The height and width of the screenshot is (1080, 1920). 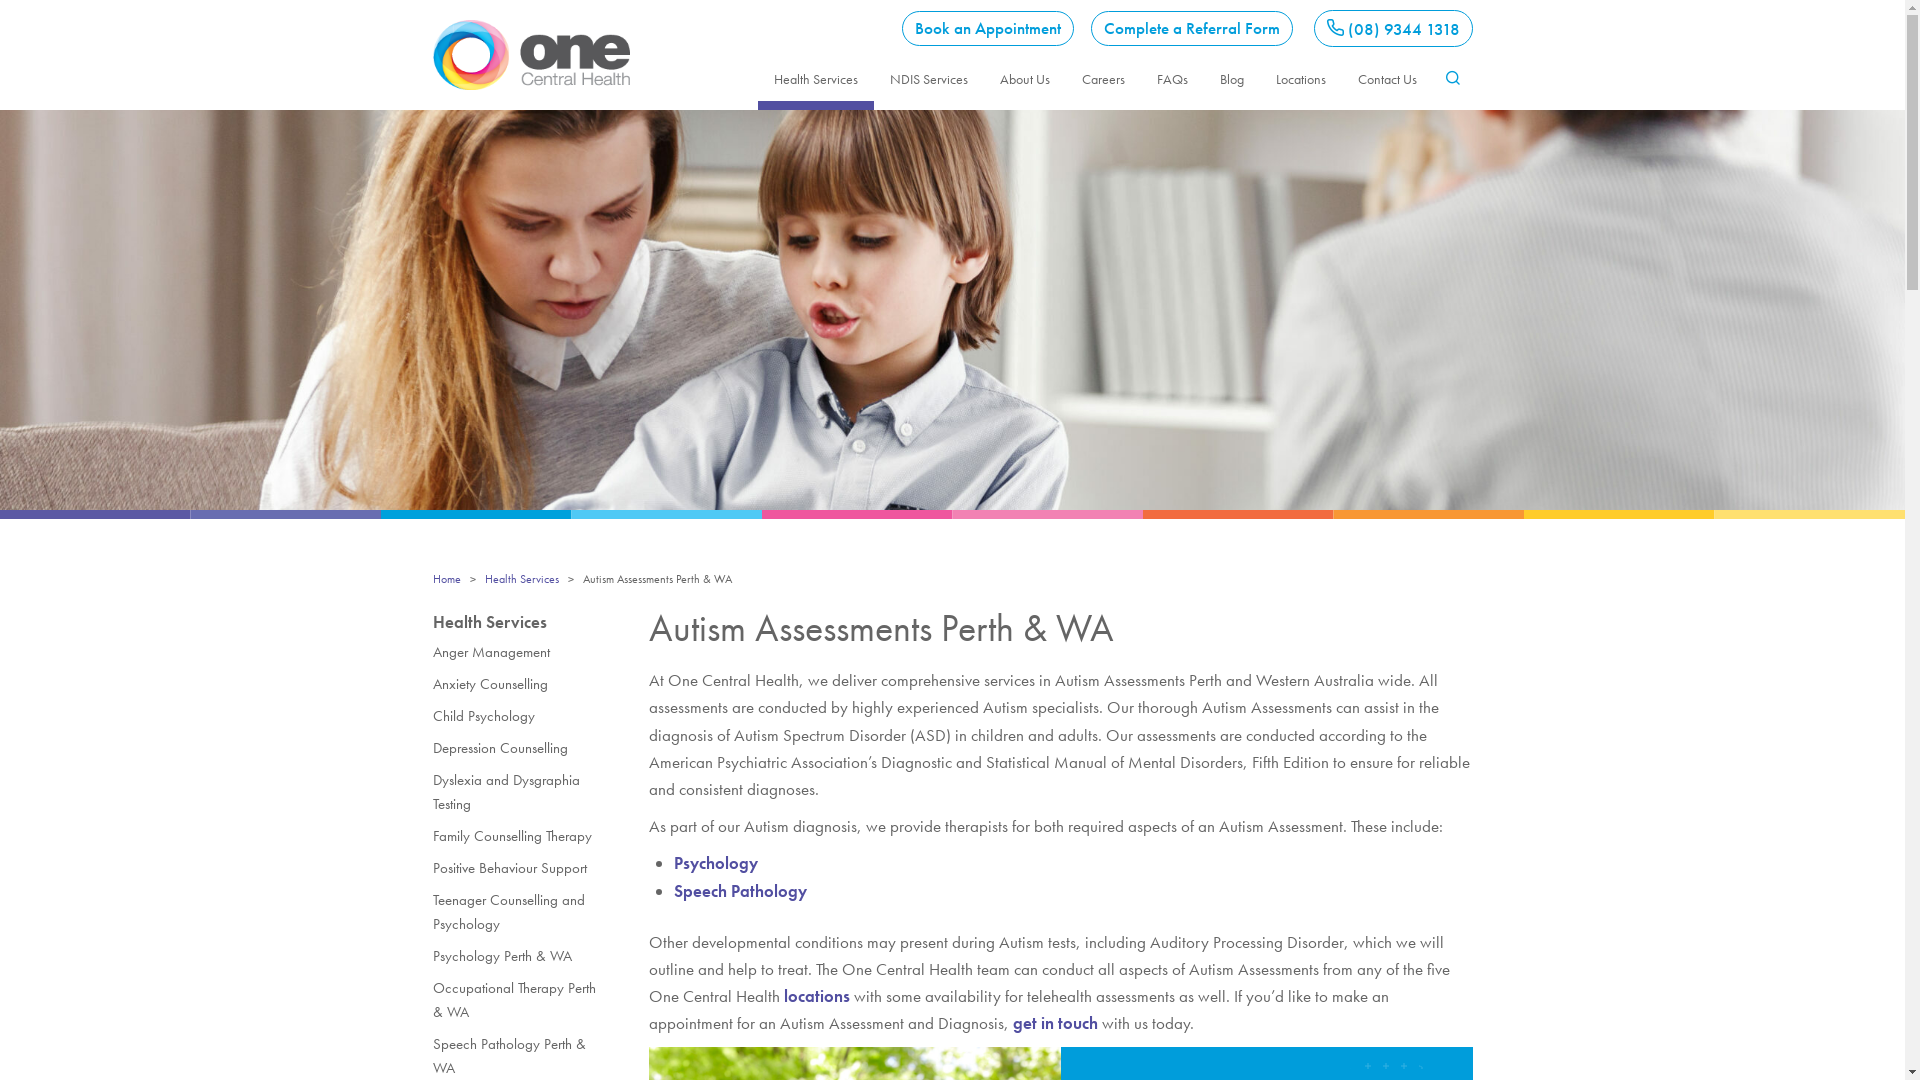 I want to click on 'Psychology Perth & WA', so click(x=431, y=955).